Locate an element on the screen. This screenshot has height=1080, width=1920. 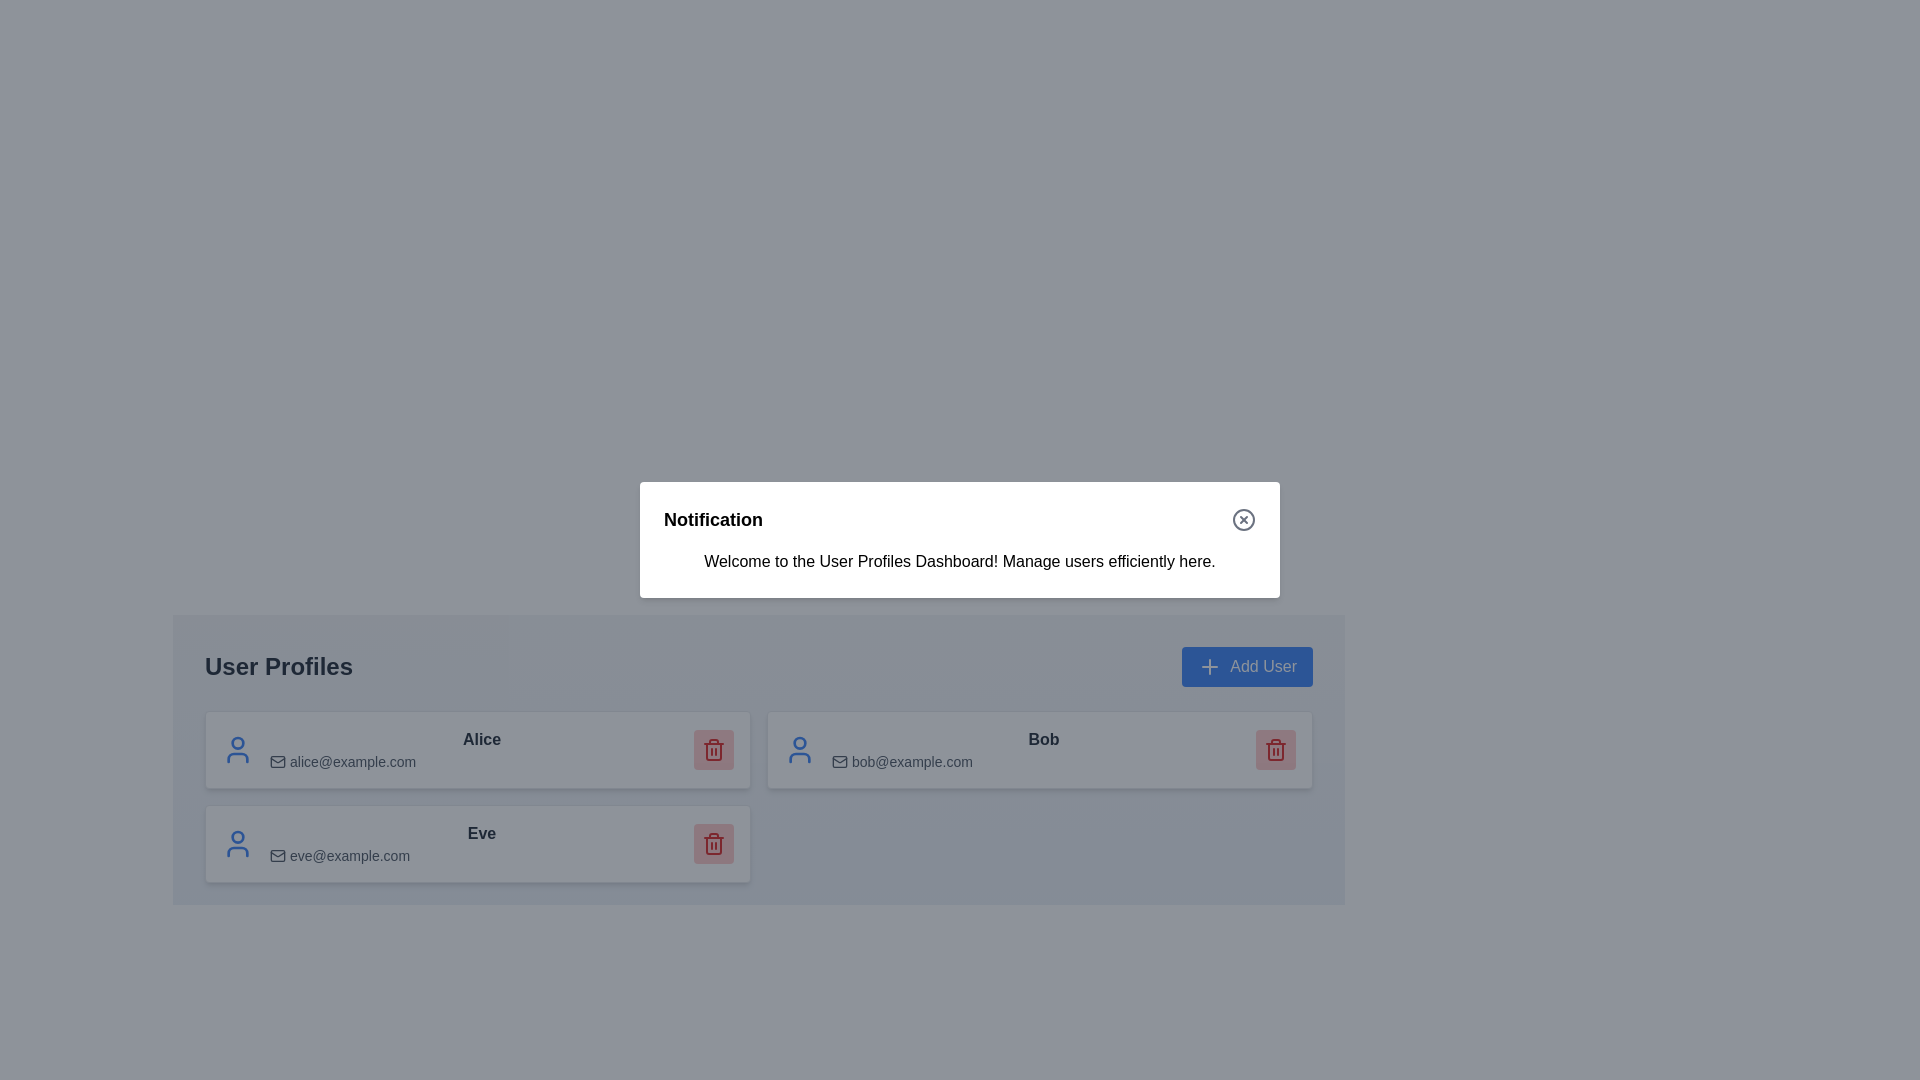
the text label with icon that displays user contact information in the third user profile card located in the bottom-right corner of the user profiles list is located at coordinates (1042, 749).